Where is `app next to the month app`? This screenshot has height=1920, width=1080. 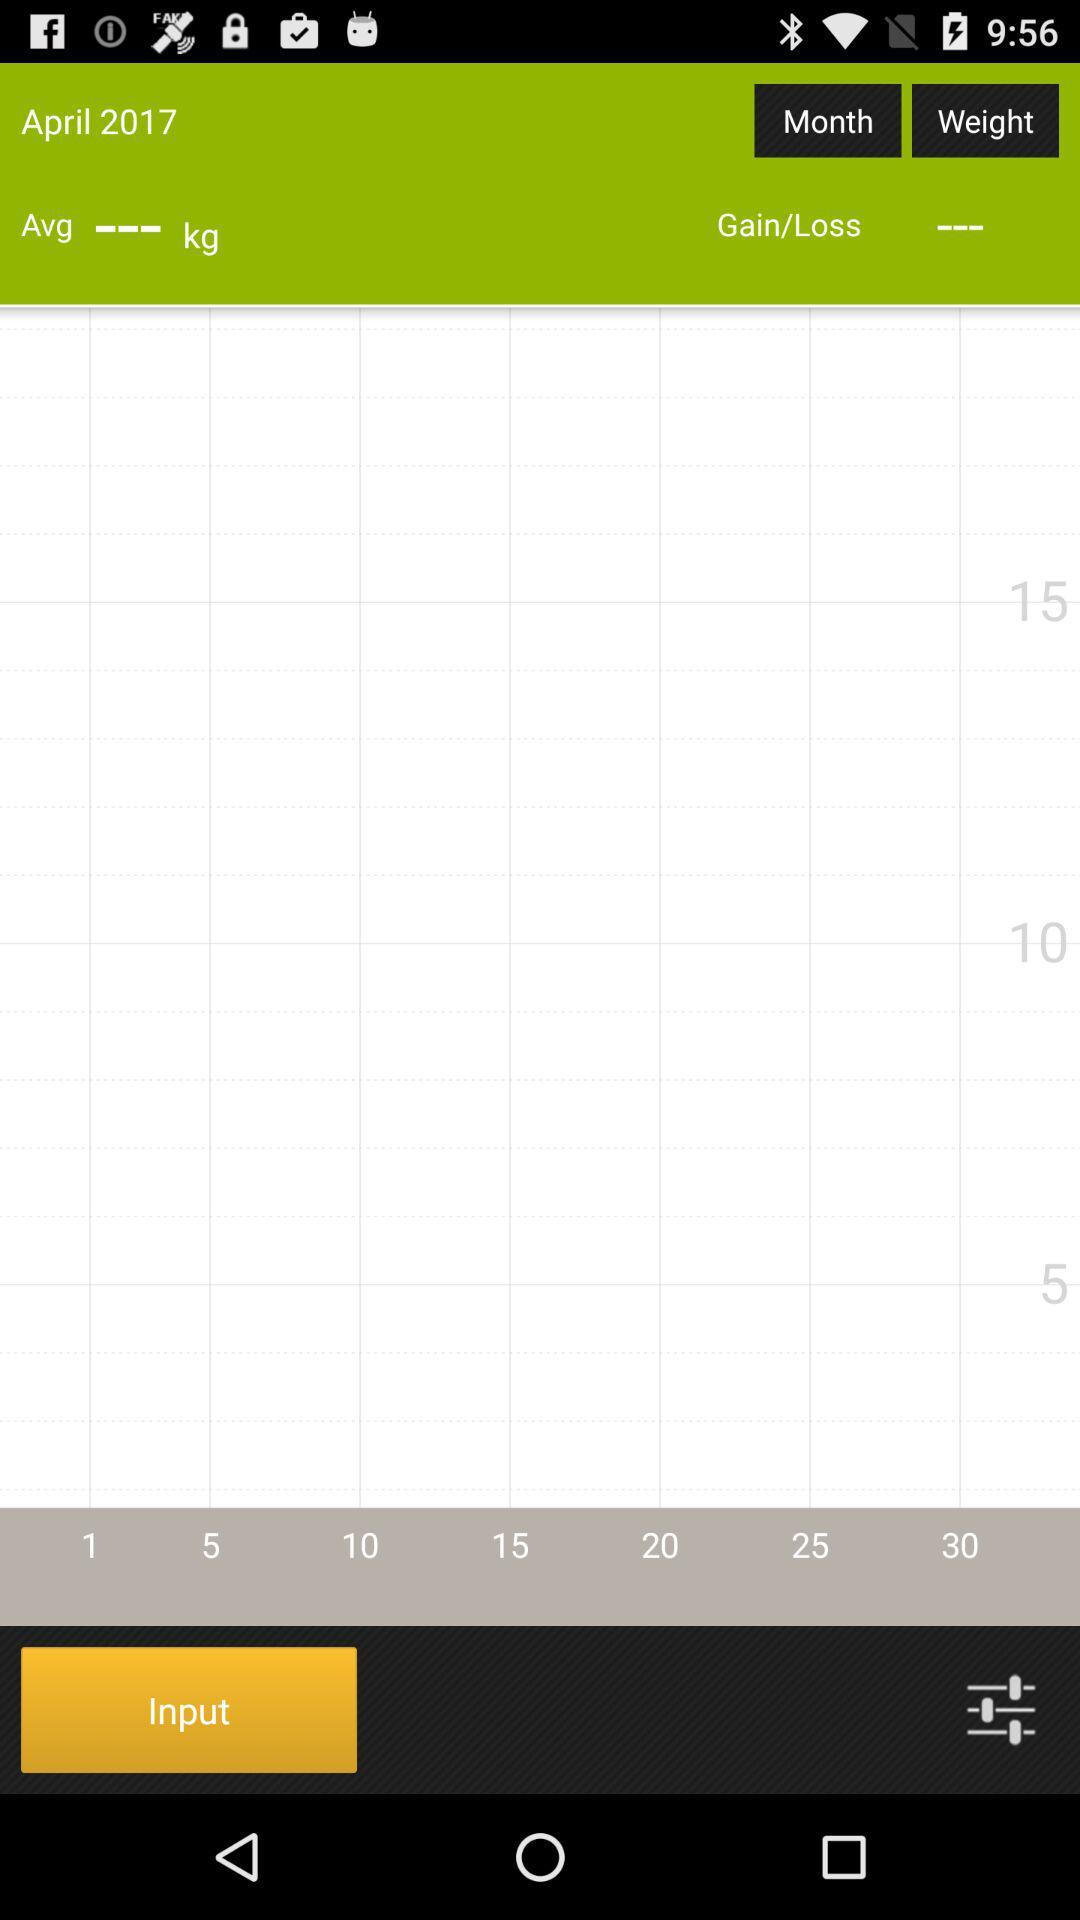 app next to the month app is located at coordinates (984, 119).